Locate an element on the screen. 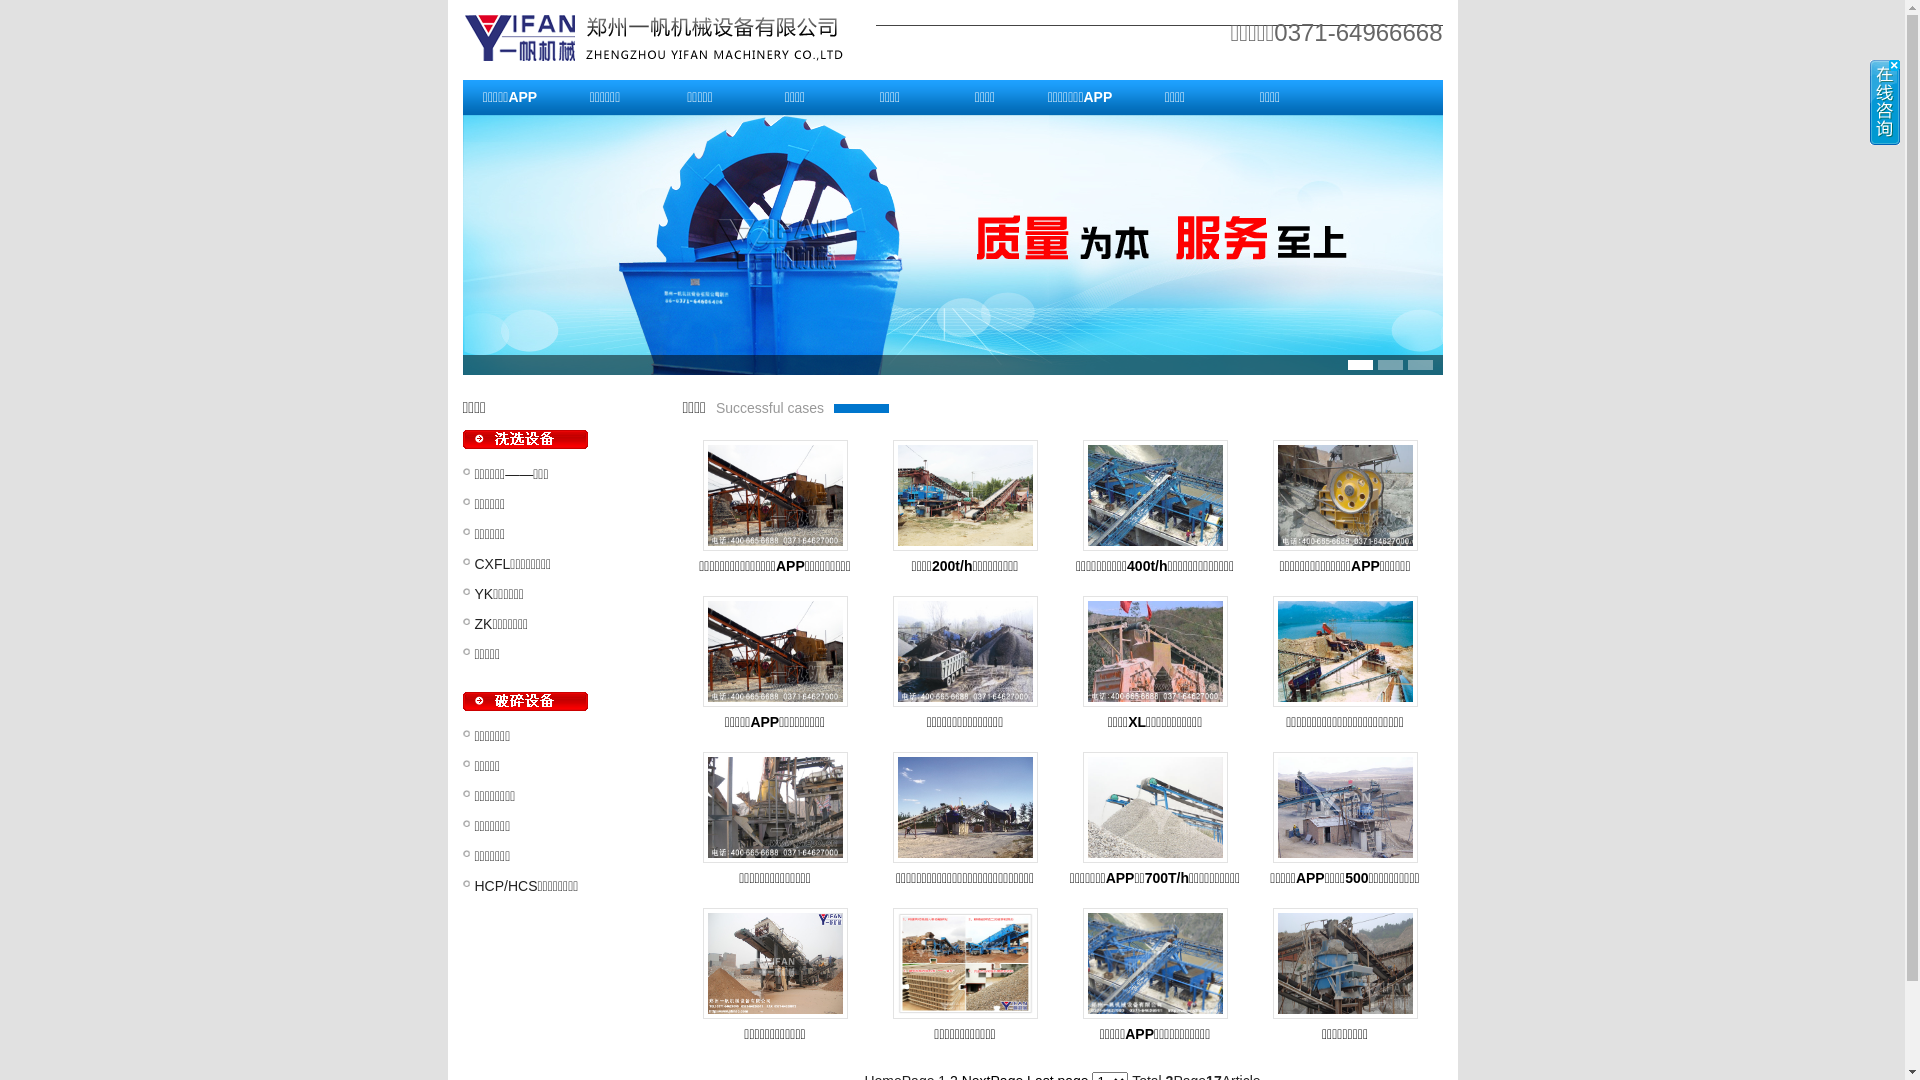  'logo' is located at coordinates (668, 37).